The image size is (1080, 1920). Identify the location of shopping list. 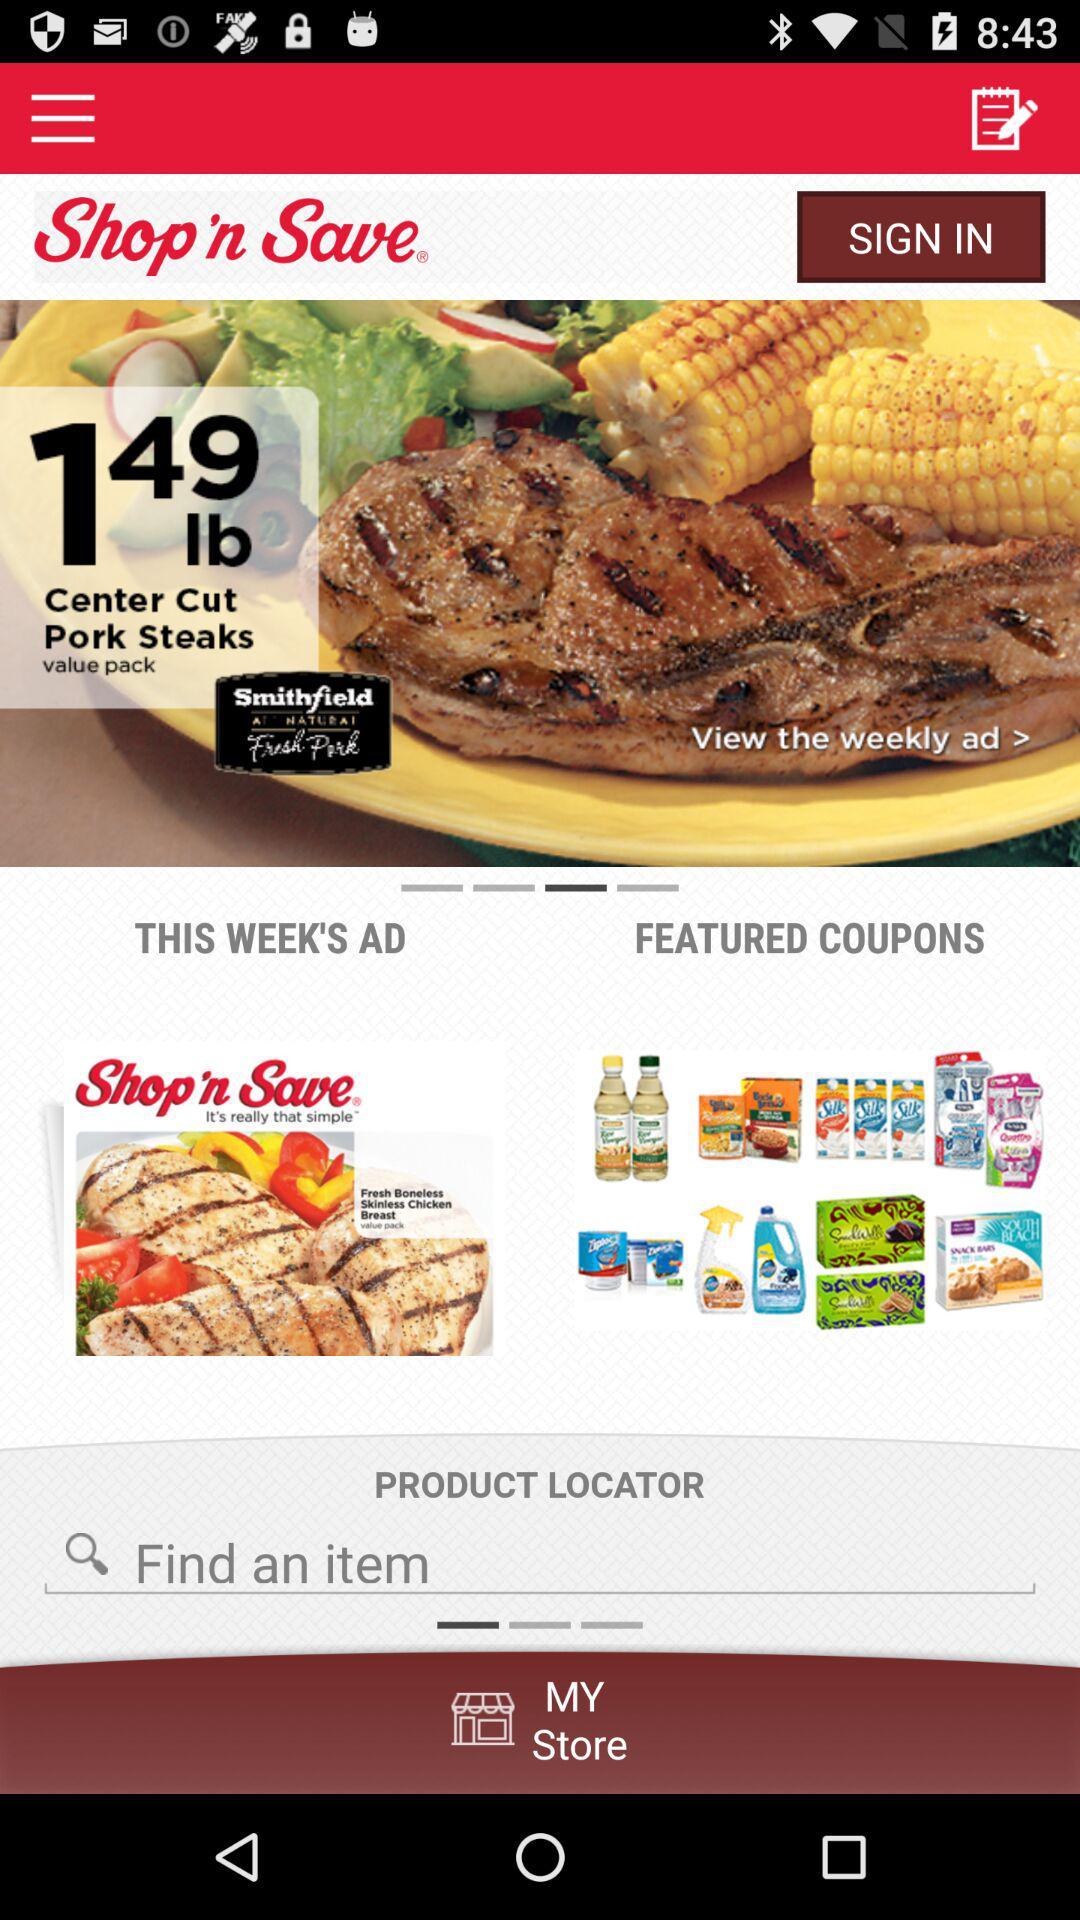
(1003, 117).